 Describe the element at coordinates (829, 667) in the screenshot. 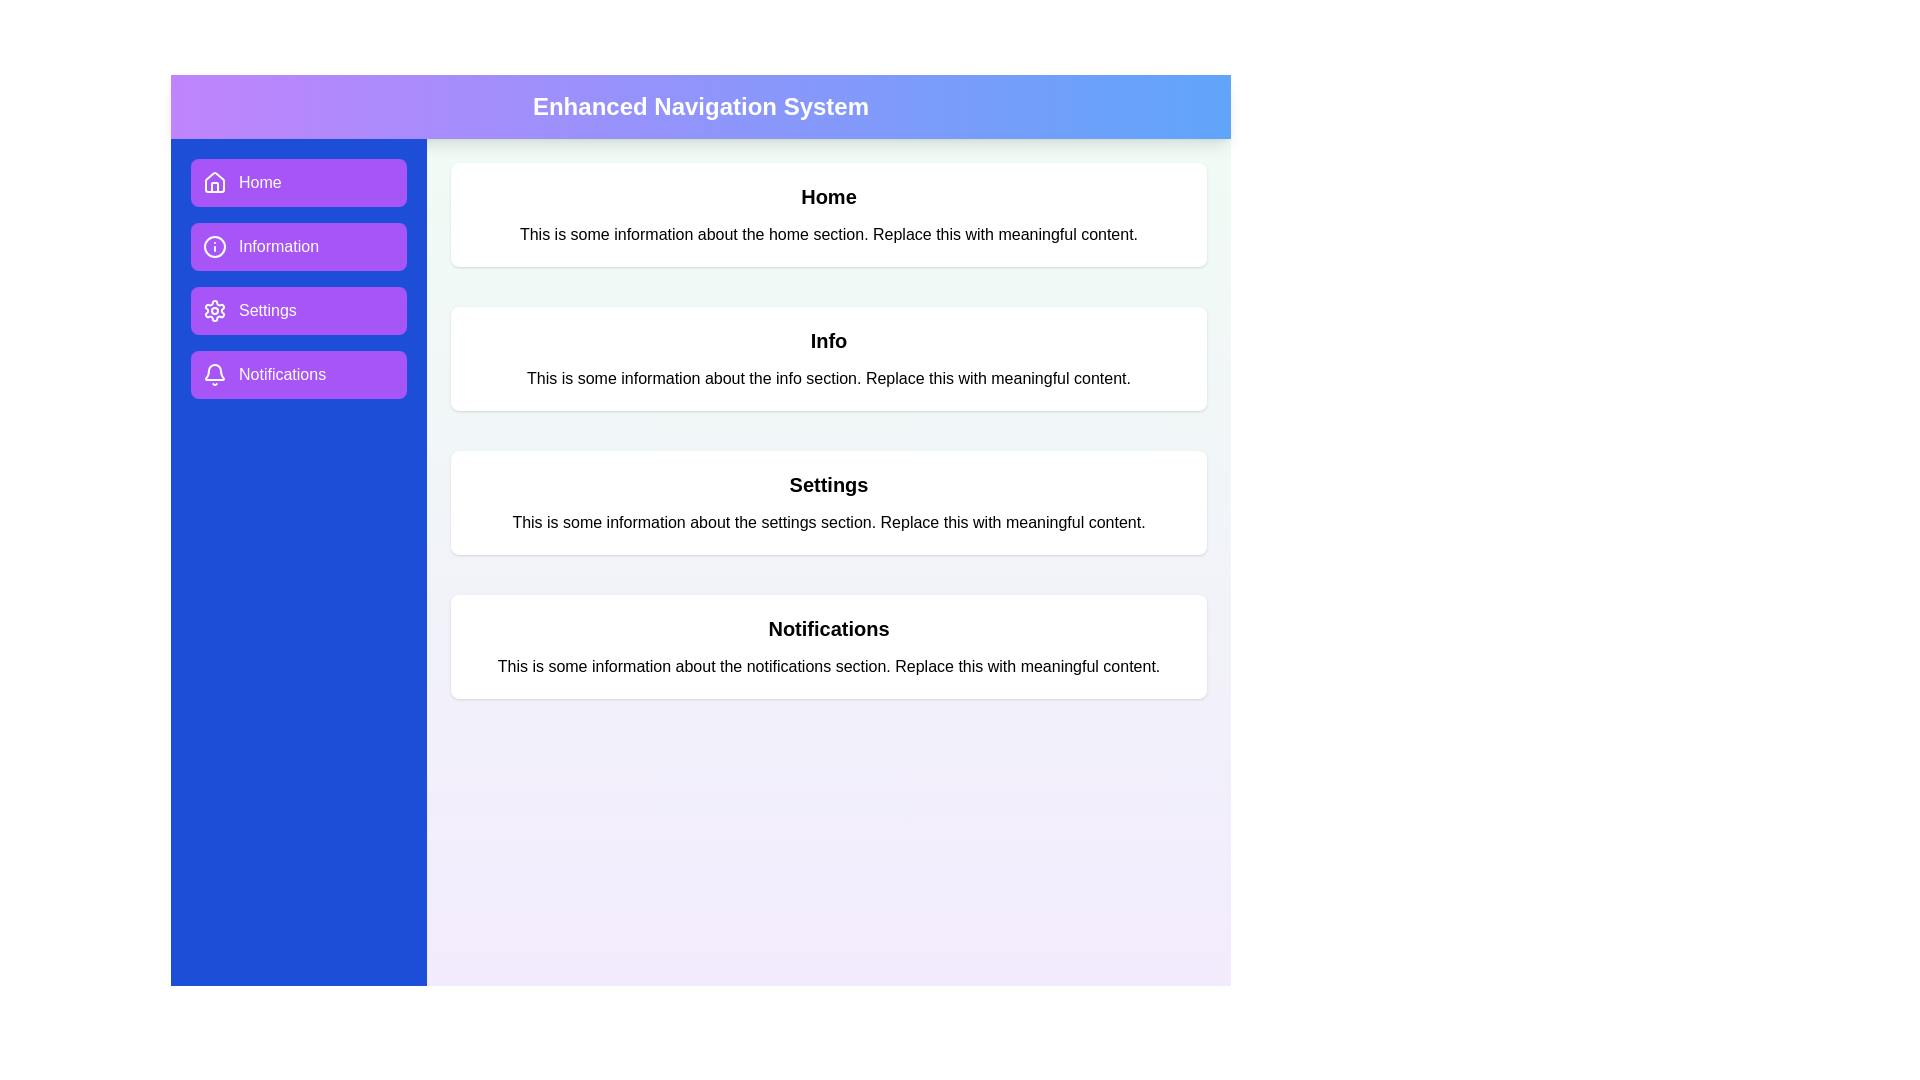

I see `the descriptive text block located in the Notifications section, directly below the title 'Notifications'` at that location.